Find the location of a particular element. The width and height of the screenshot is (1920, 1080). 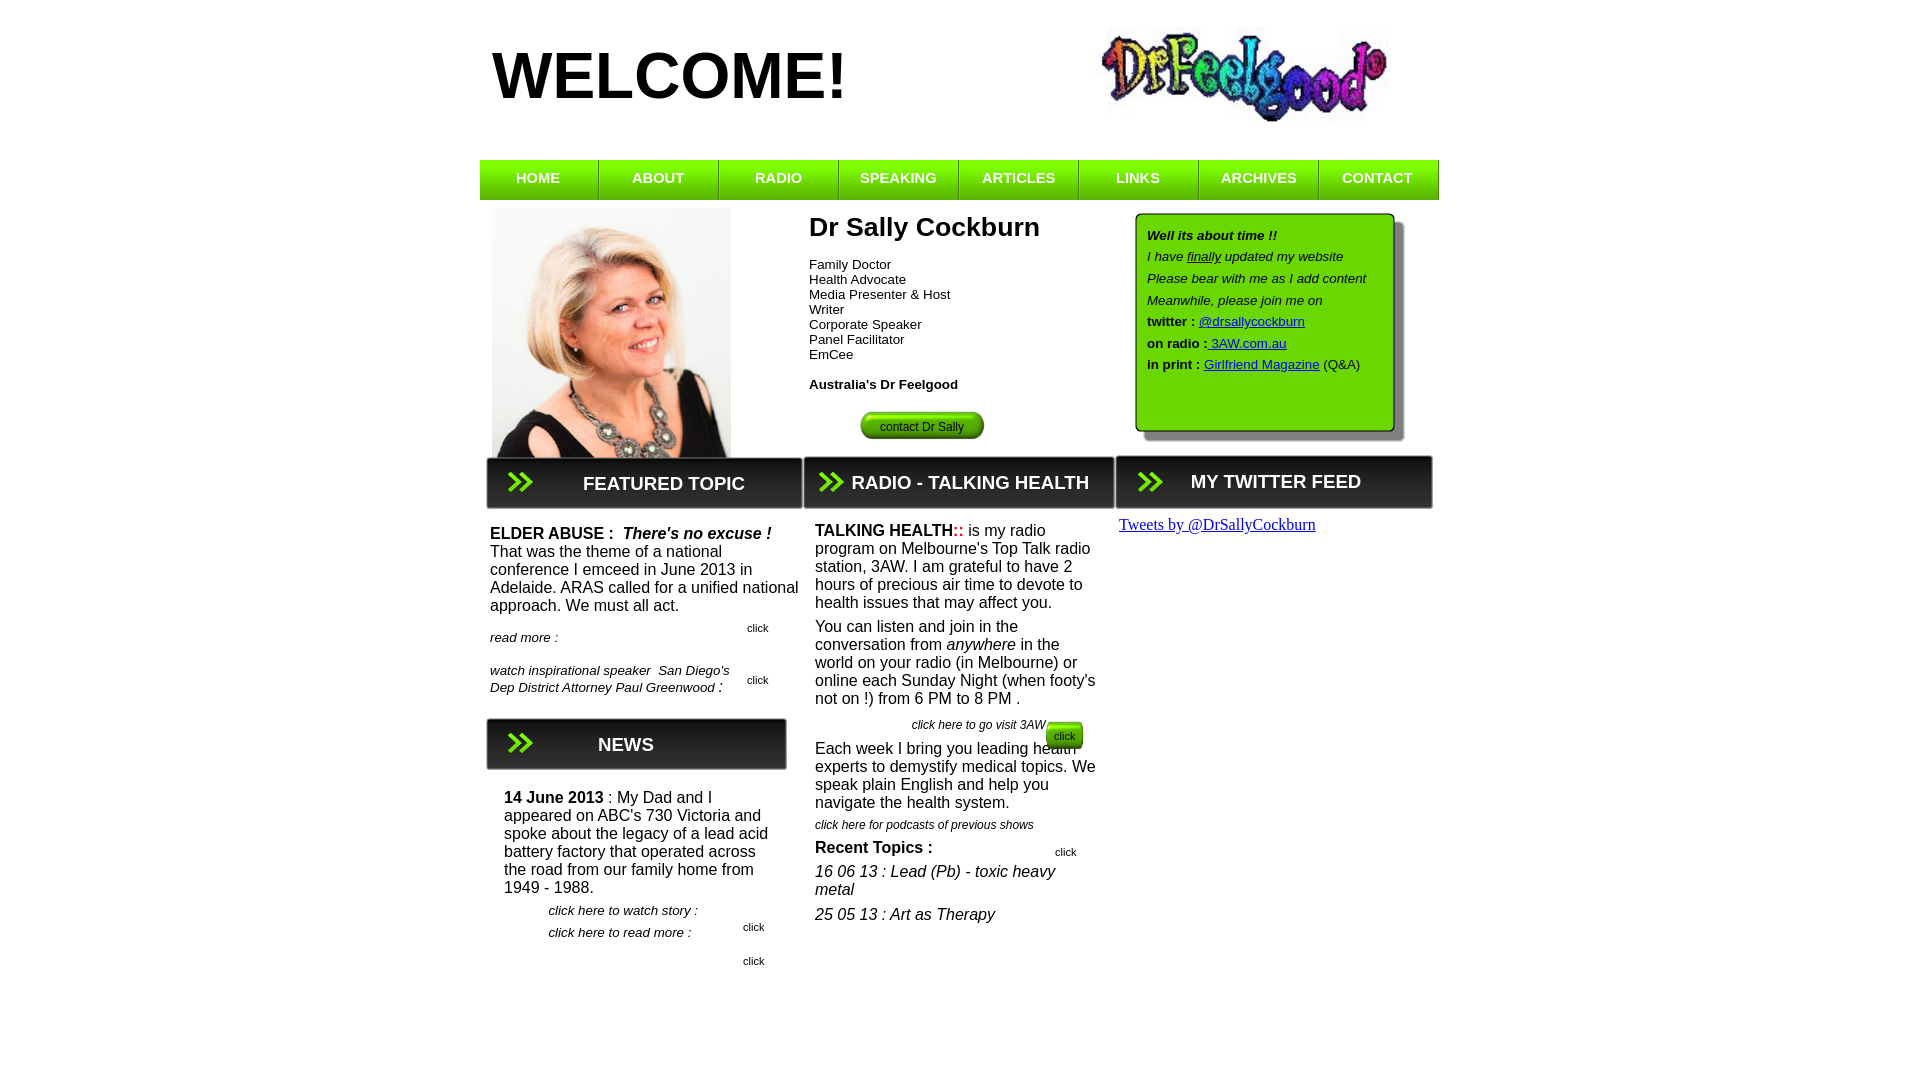

'Tweets by @DrSallyCockburn' is located at coordinates (1216, 523).